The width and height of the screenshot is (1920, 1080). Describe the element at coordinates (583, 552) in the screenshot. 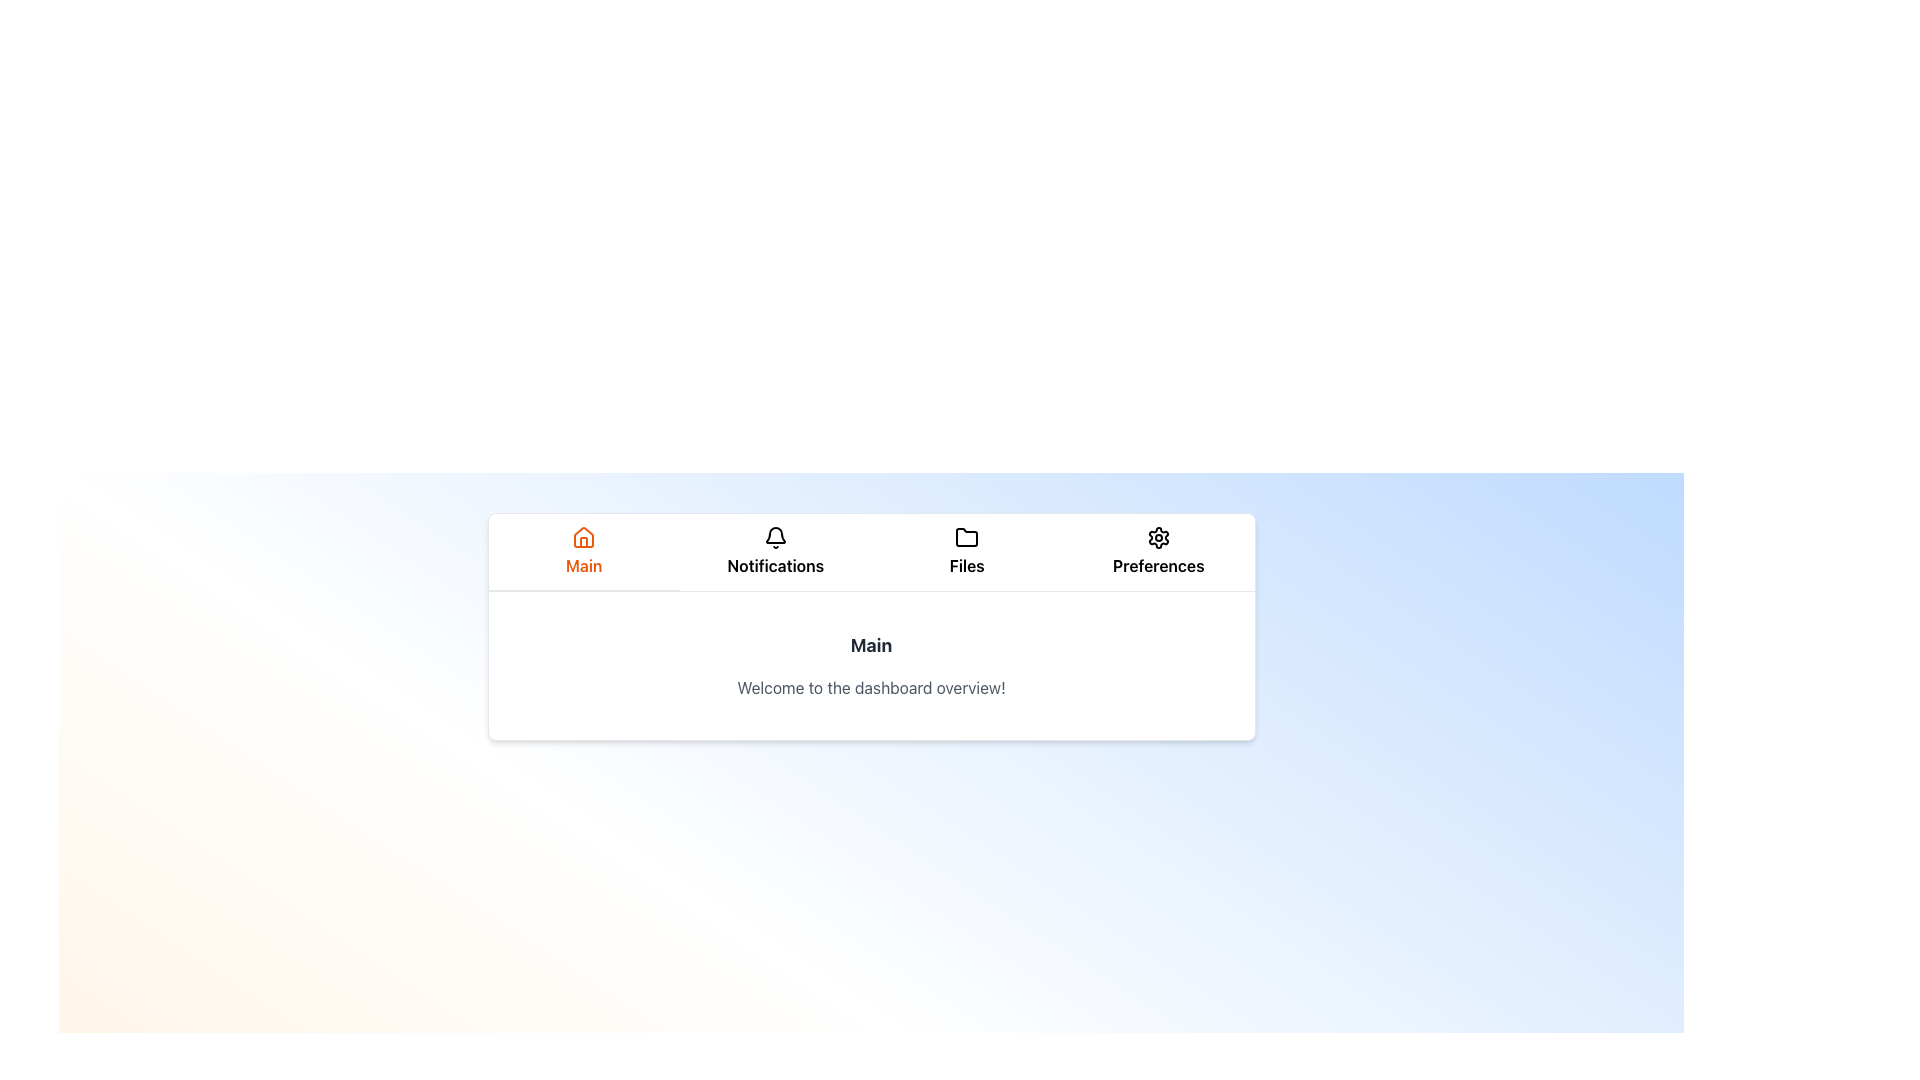

I see `the leftmost button in the navigation bar that displays a house icon and the text 'Main' below it` at that location.